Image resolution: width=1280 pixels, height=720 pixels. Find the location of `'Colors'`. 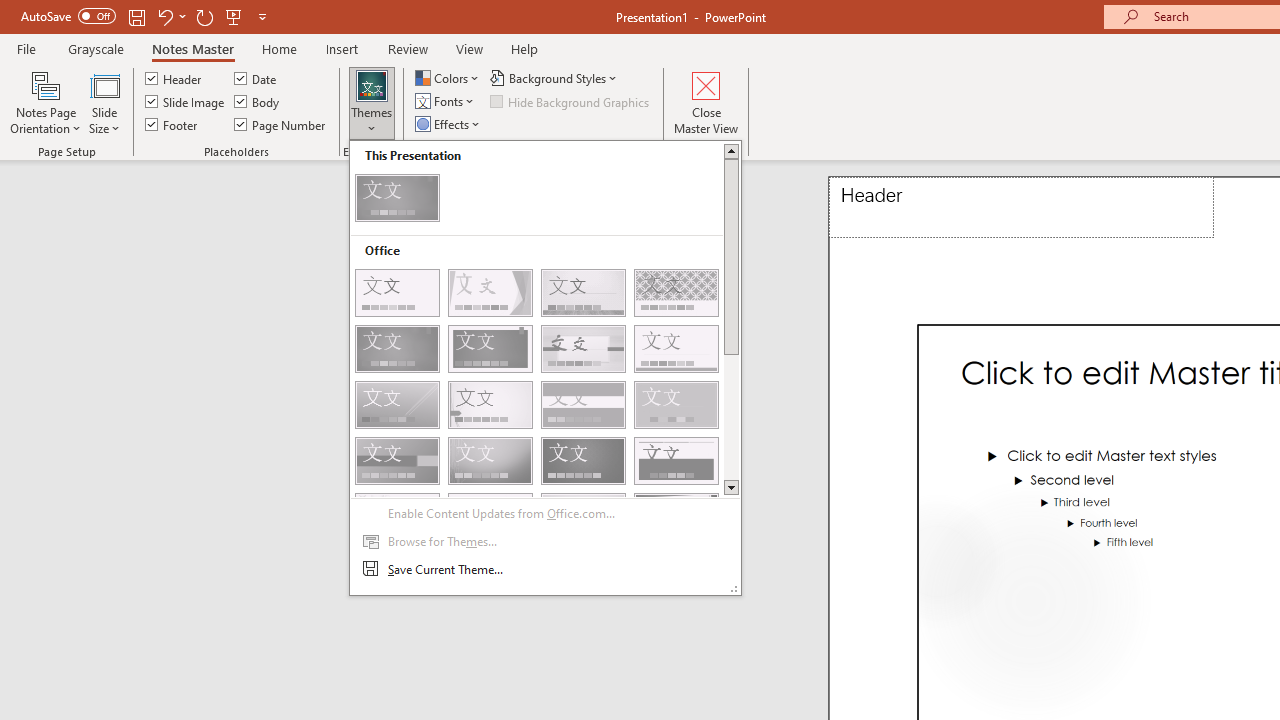

'Colors' is located at coordinates (448, 77).